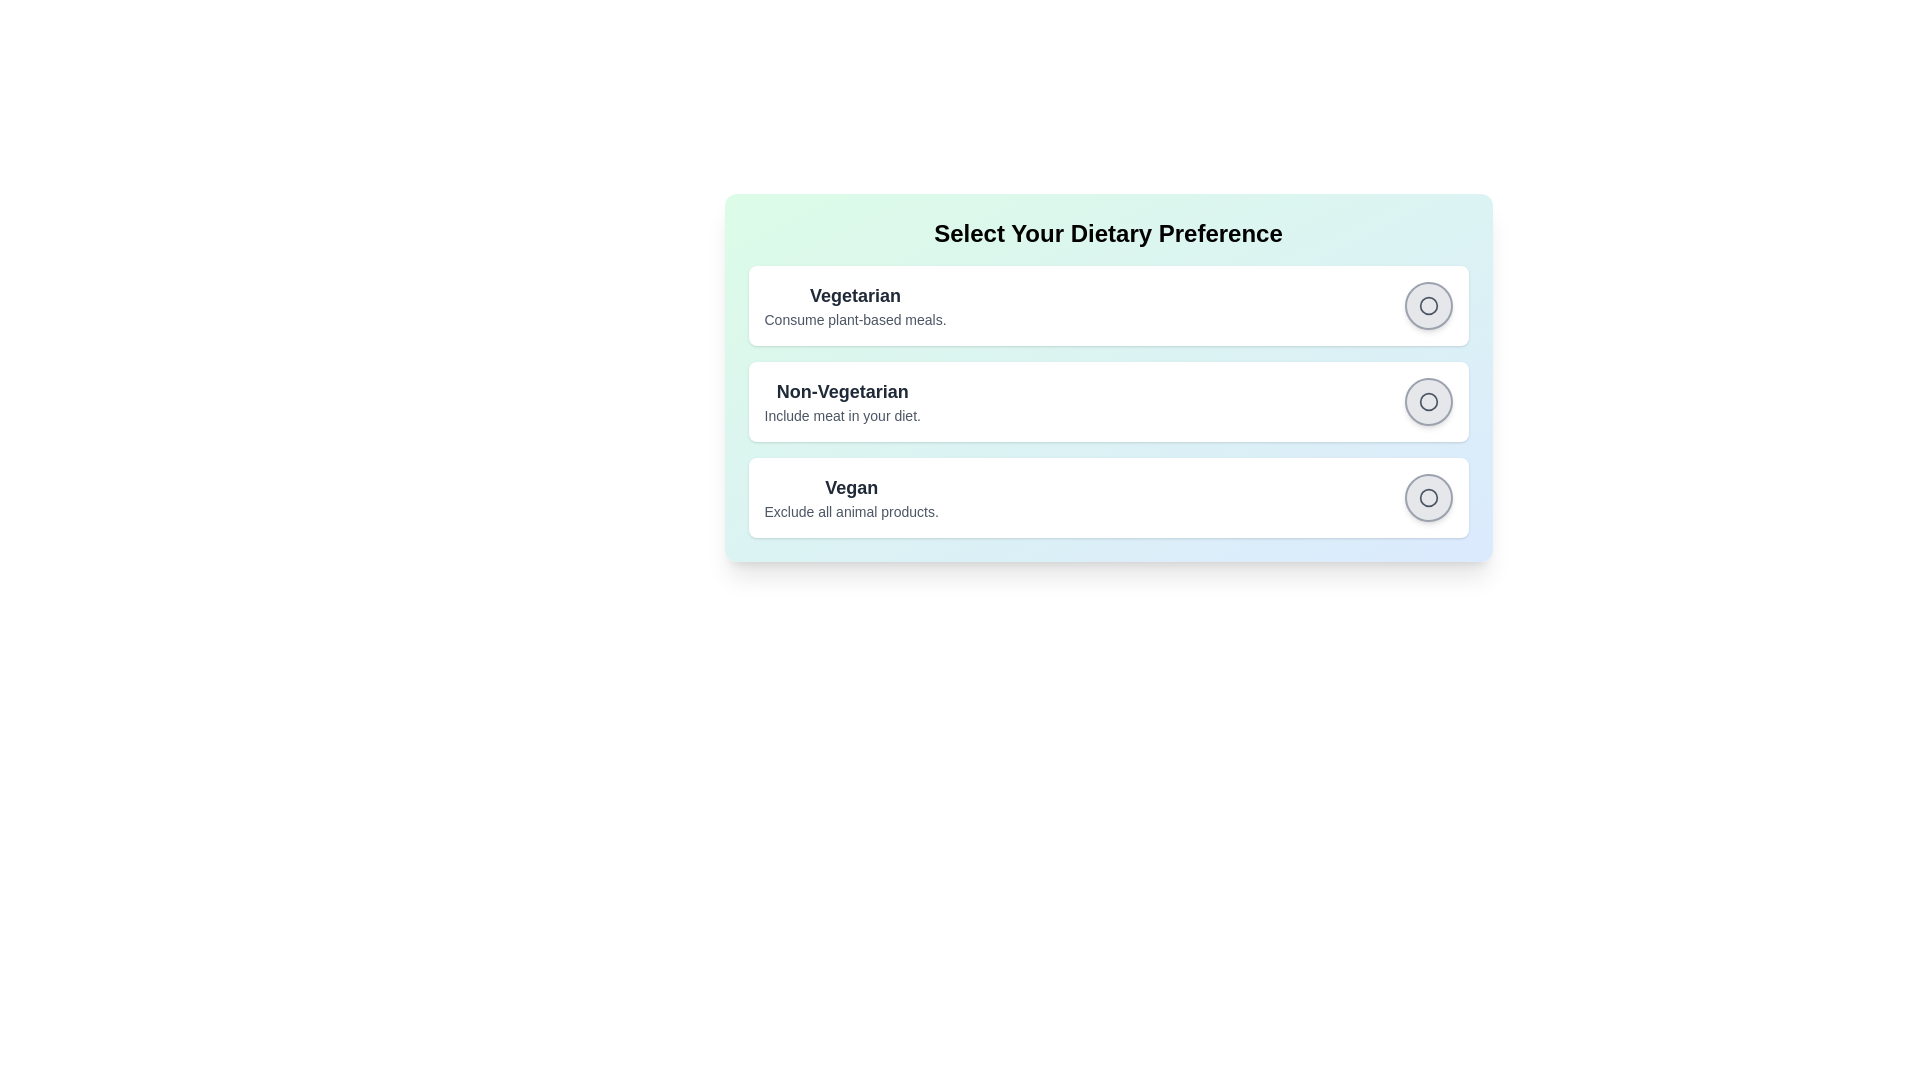 The image size is (1920, 1080). I want to click on text content of the 'Vegetarian' label, which is centrally aligned at the top of its card in the first row of dietary options, so click(855, 296).